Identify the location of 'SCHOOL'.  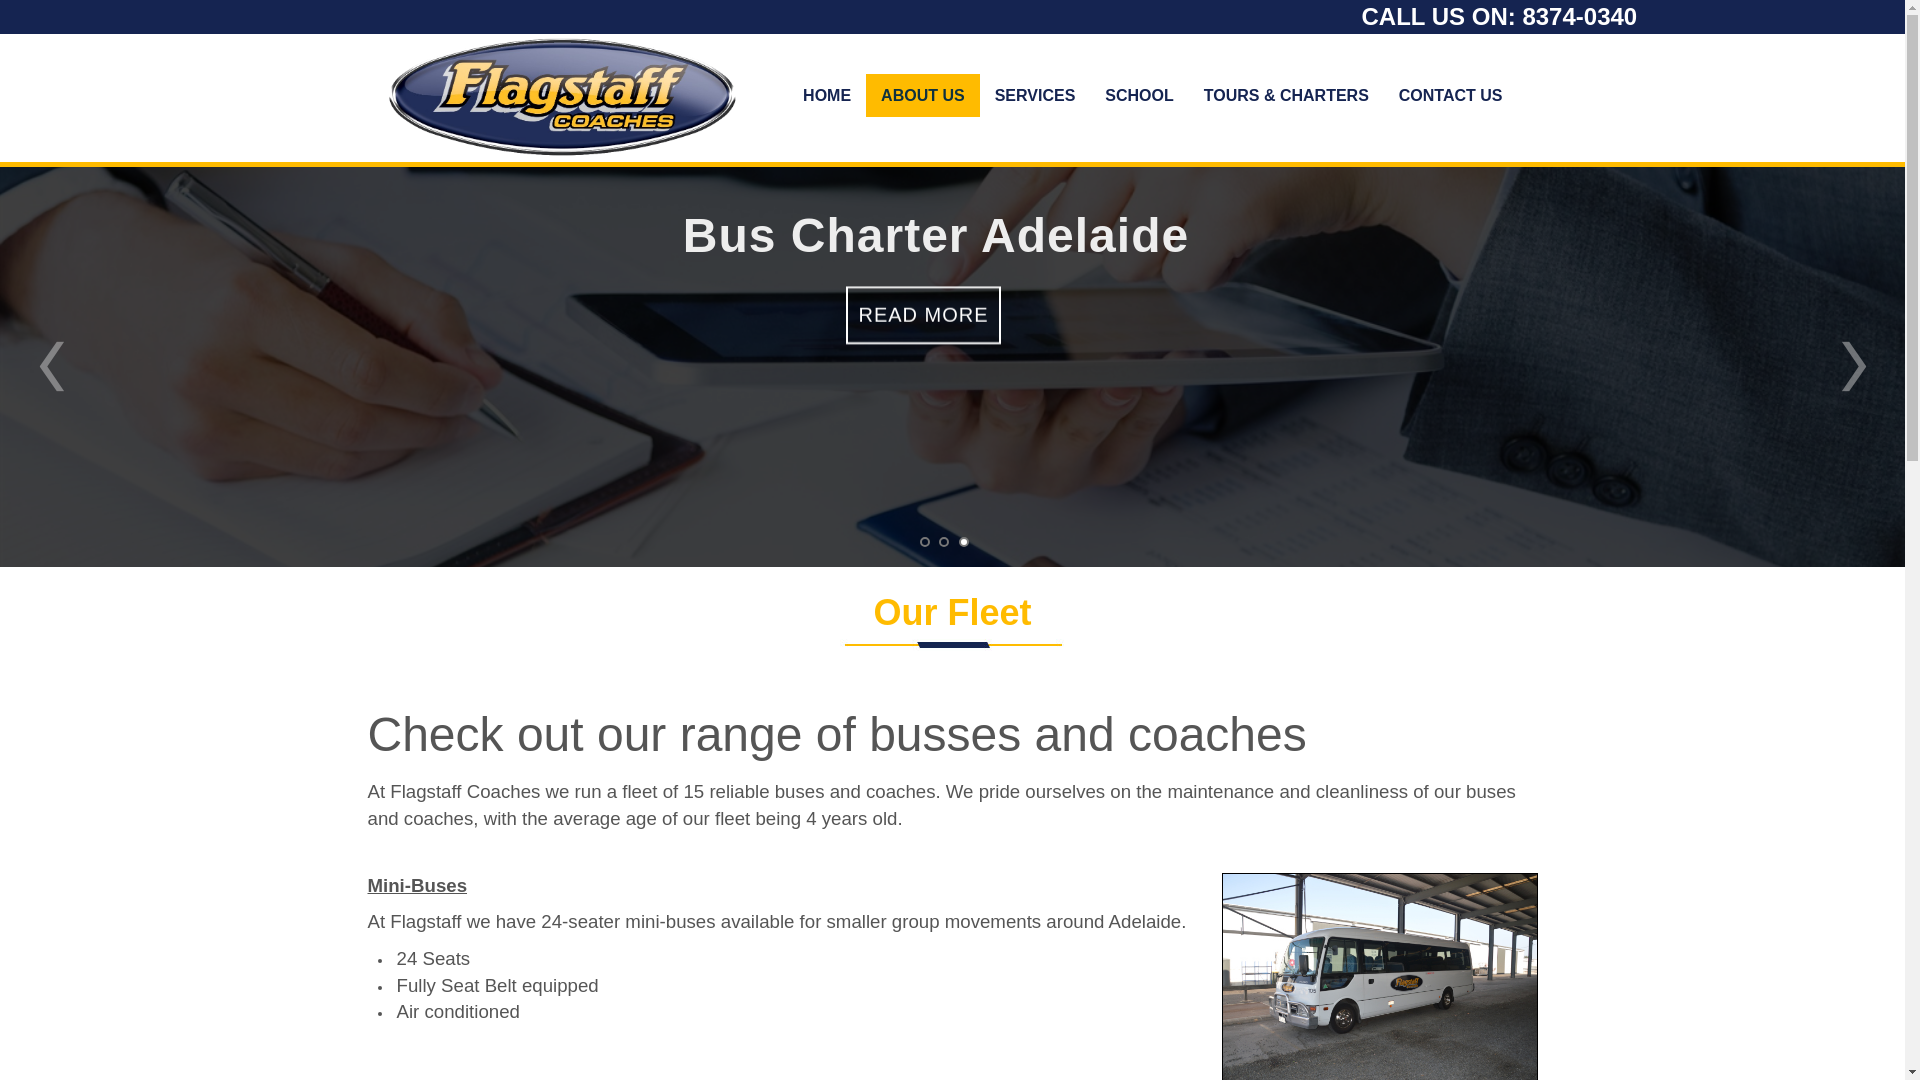
(1138, 95).